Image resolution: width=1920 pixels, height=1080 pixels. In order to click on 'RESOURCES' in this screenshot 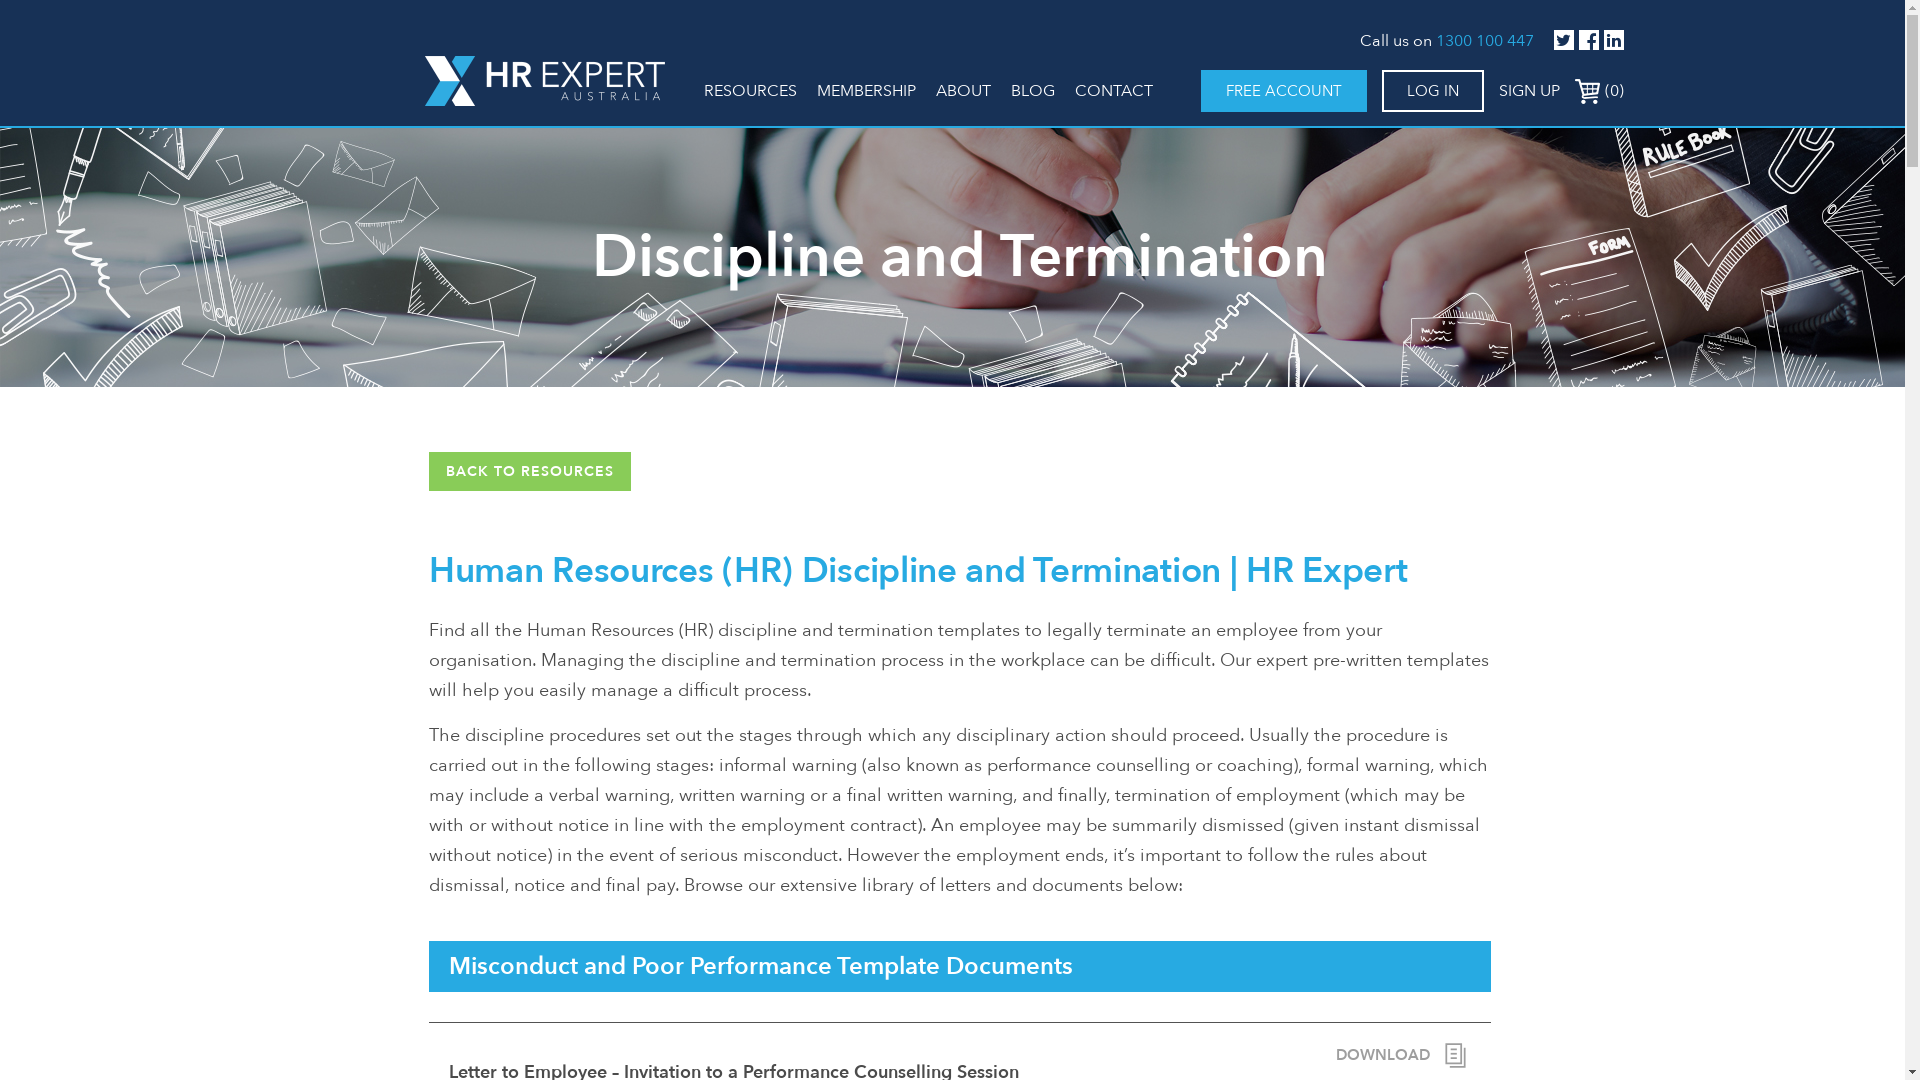, I will do `click(749, 91)`.